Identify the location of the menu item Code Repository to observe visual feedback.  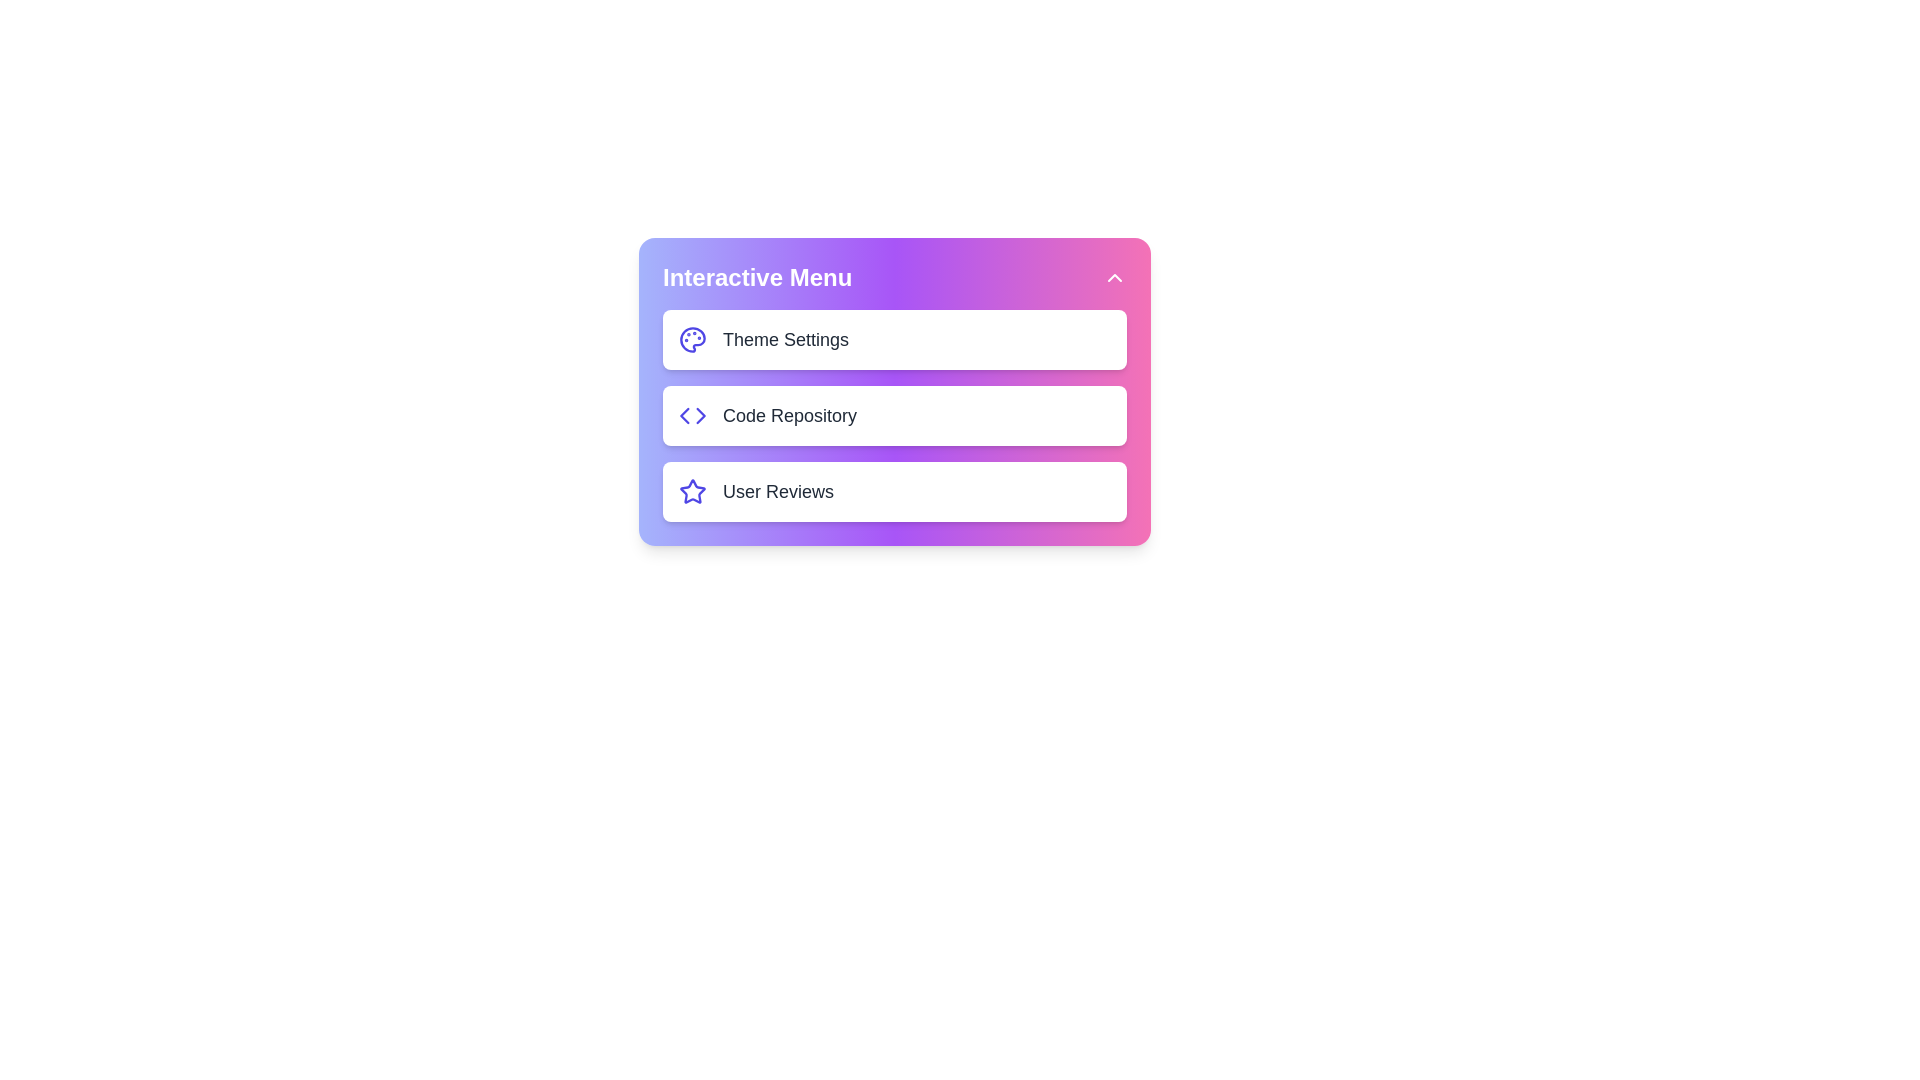
(893, 415).